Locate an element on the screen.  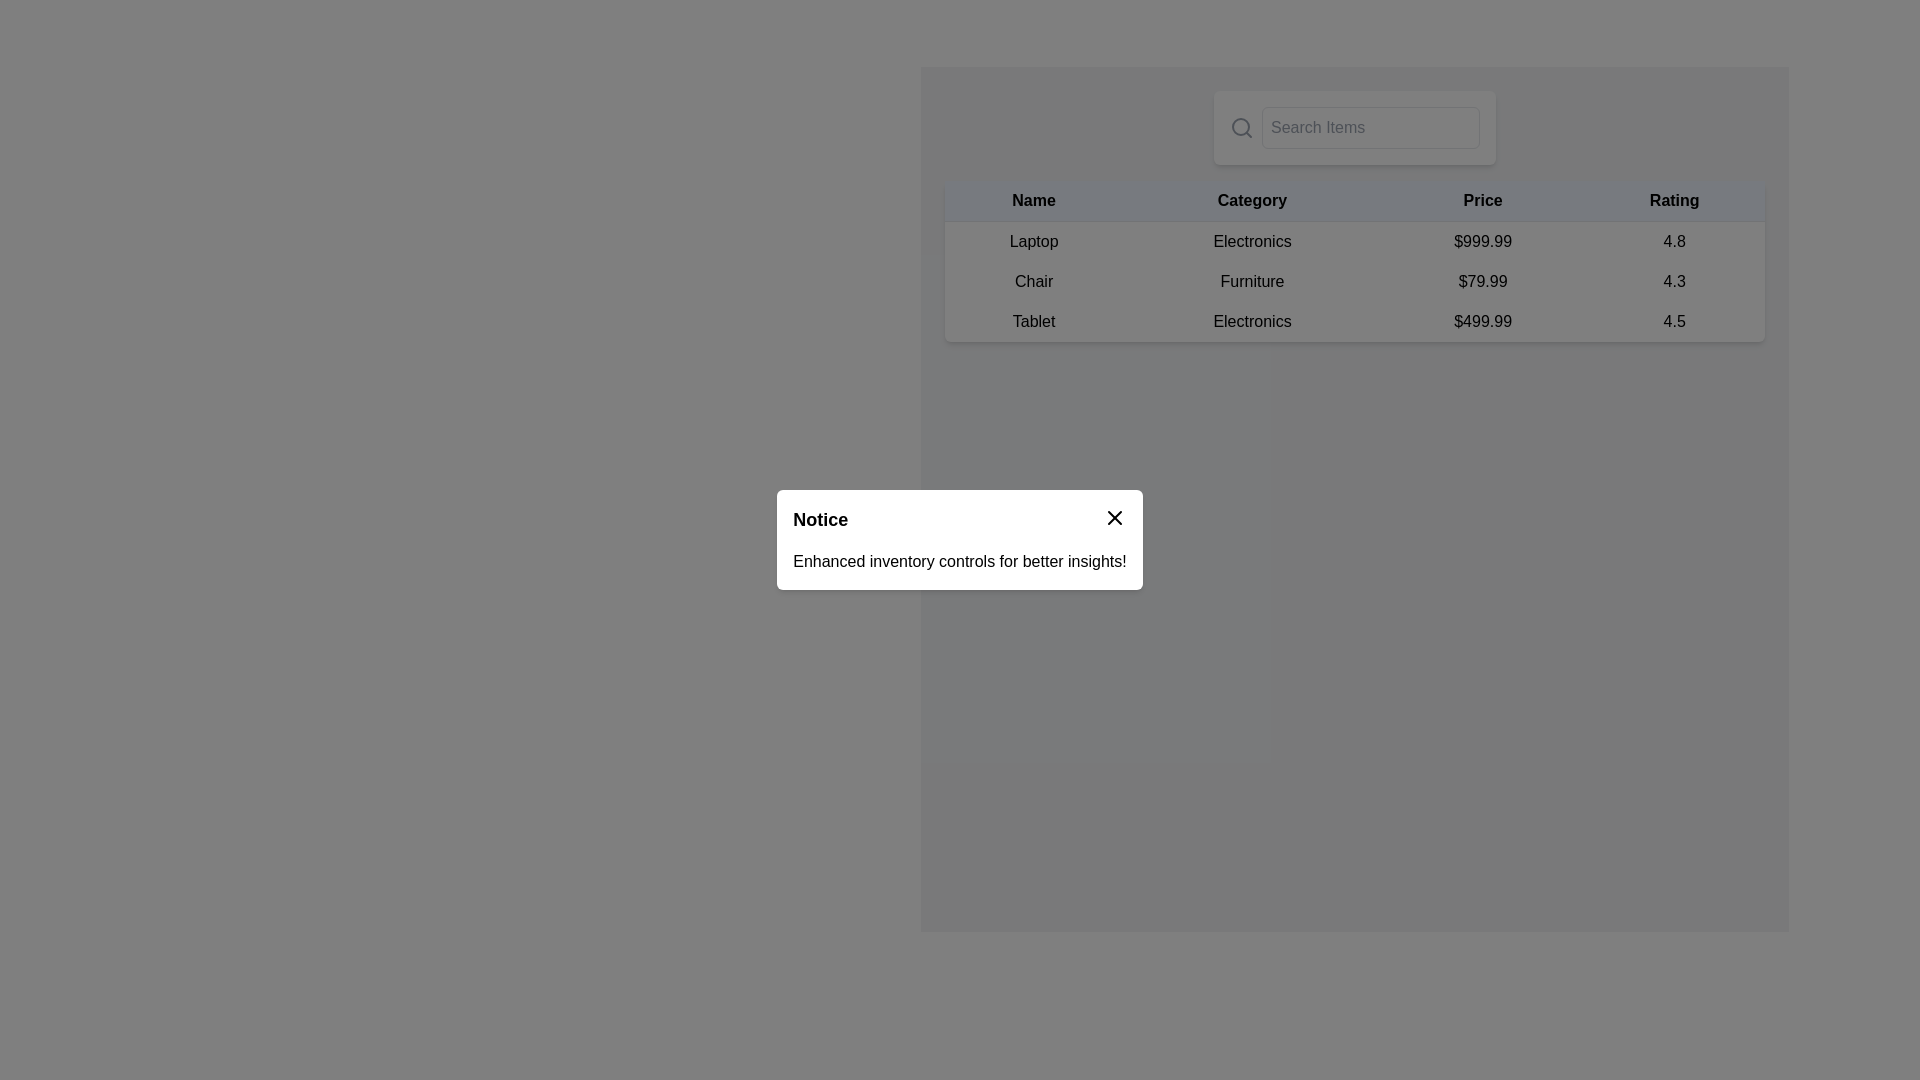
the text label displaying 'Price', which is a bold header in the table aligned with 'Name', 'Category', and 'Rating' is located at coordinates (1483, 201).